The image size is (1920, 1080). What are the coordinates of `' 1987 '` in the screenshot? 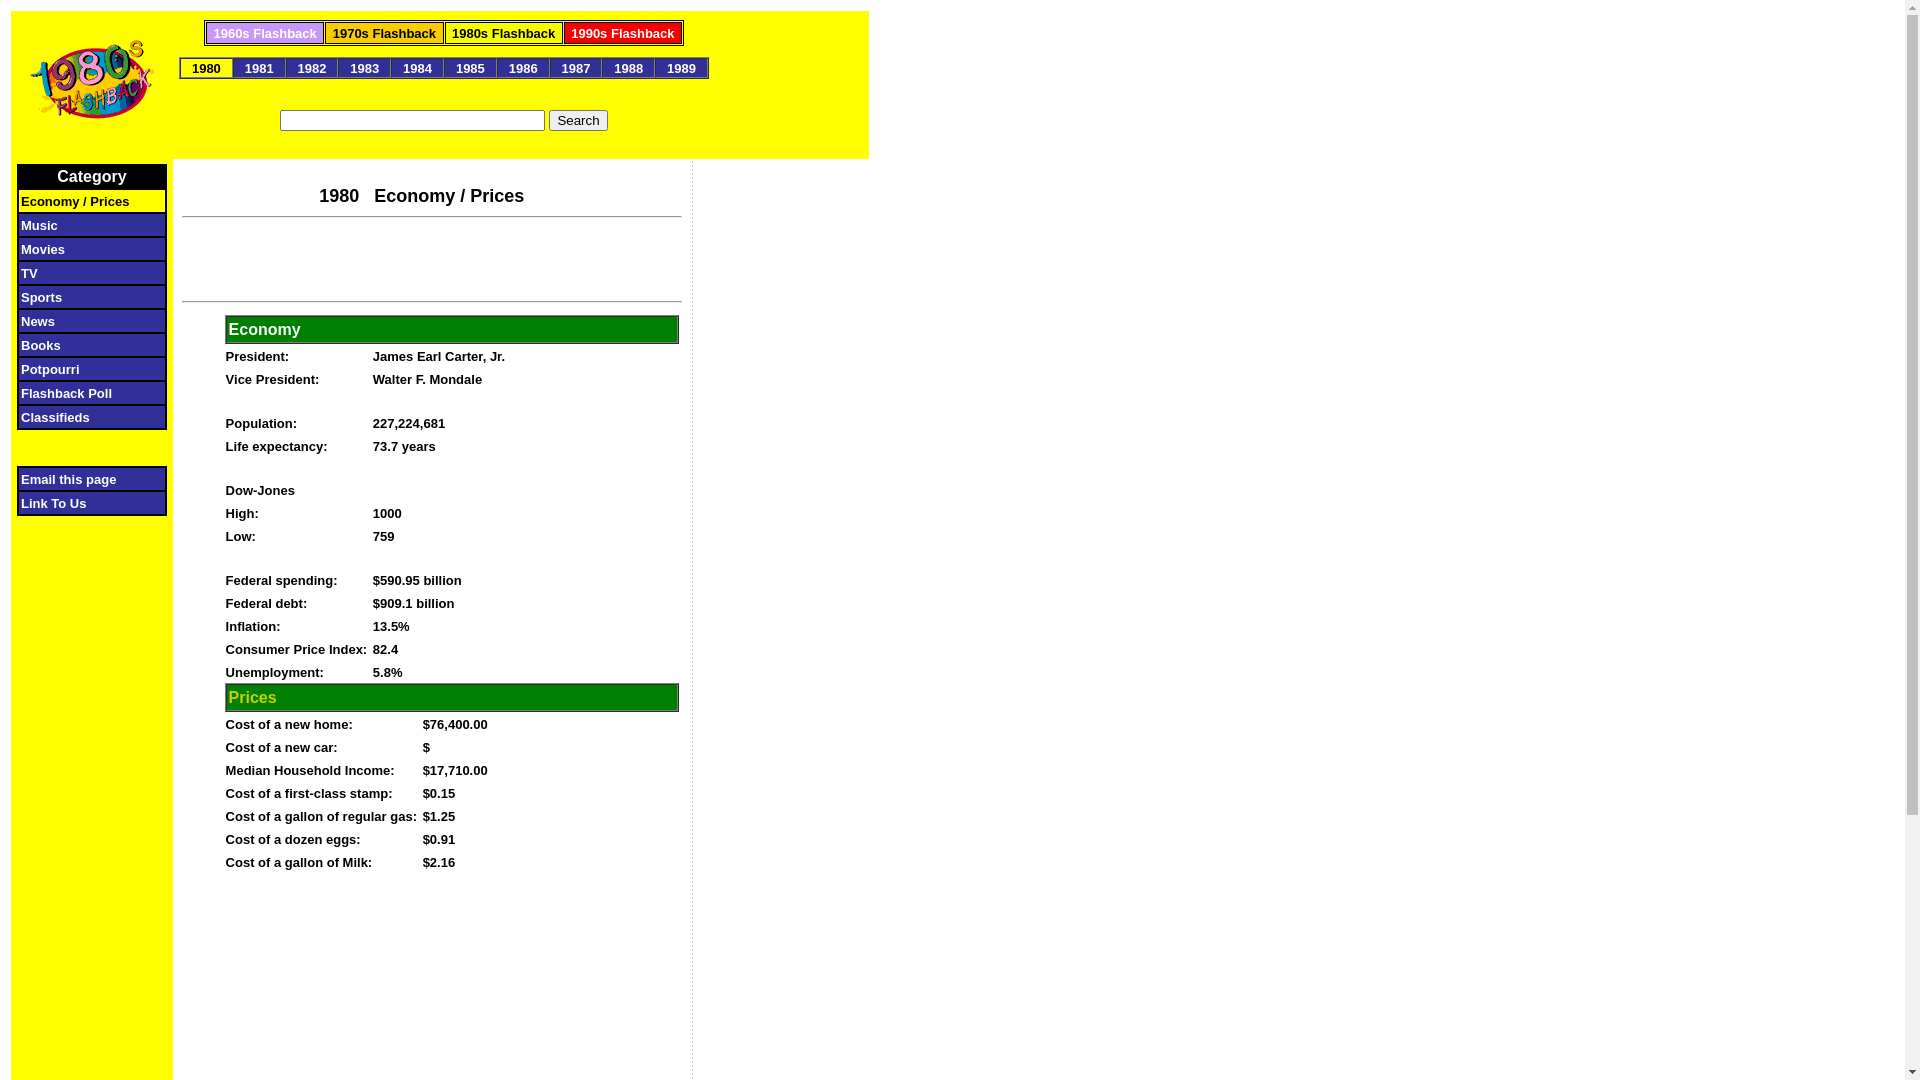 It's located at (575, 66).